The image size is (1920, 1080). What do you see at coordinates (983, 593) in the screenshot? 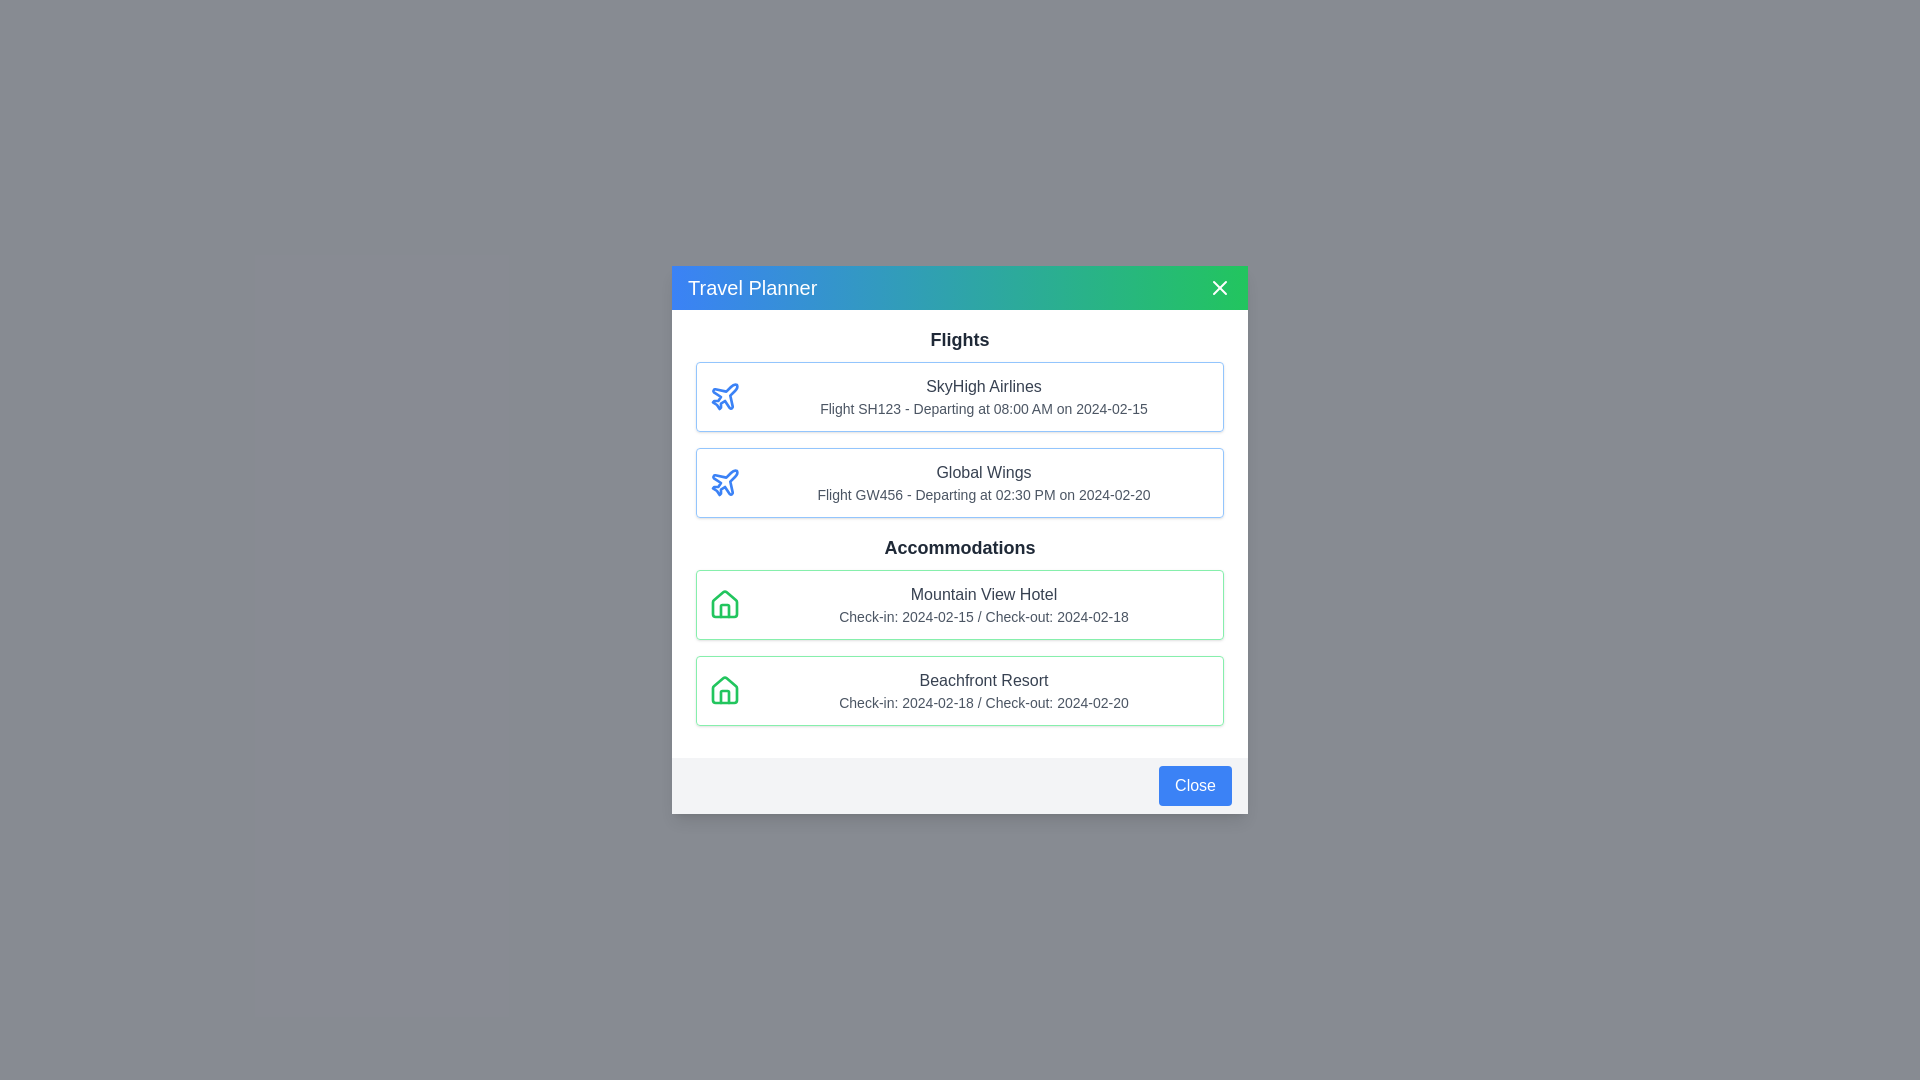
I see `the text label indicating the name of the selected hotel accommodation, which is located in the 'Accommodations' section above the check-in and check-out dates for 'Mountain View Hotel'` at bounding box center [983, 593].